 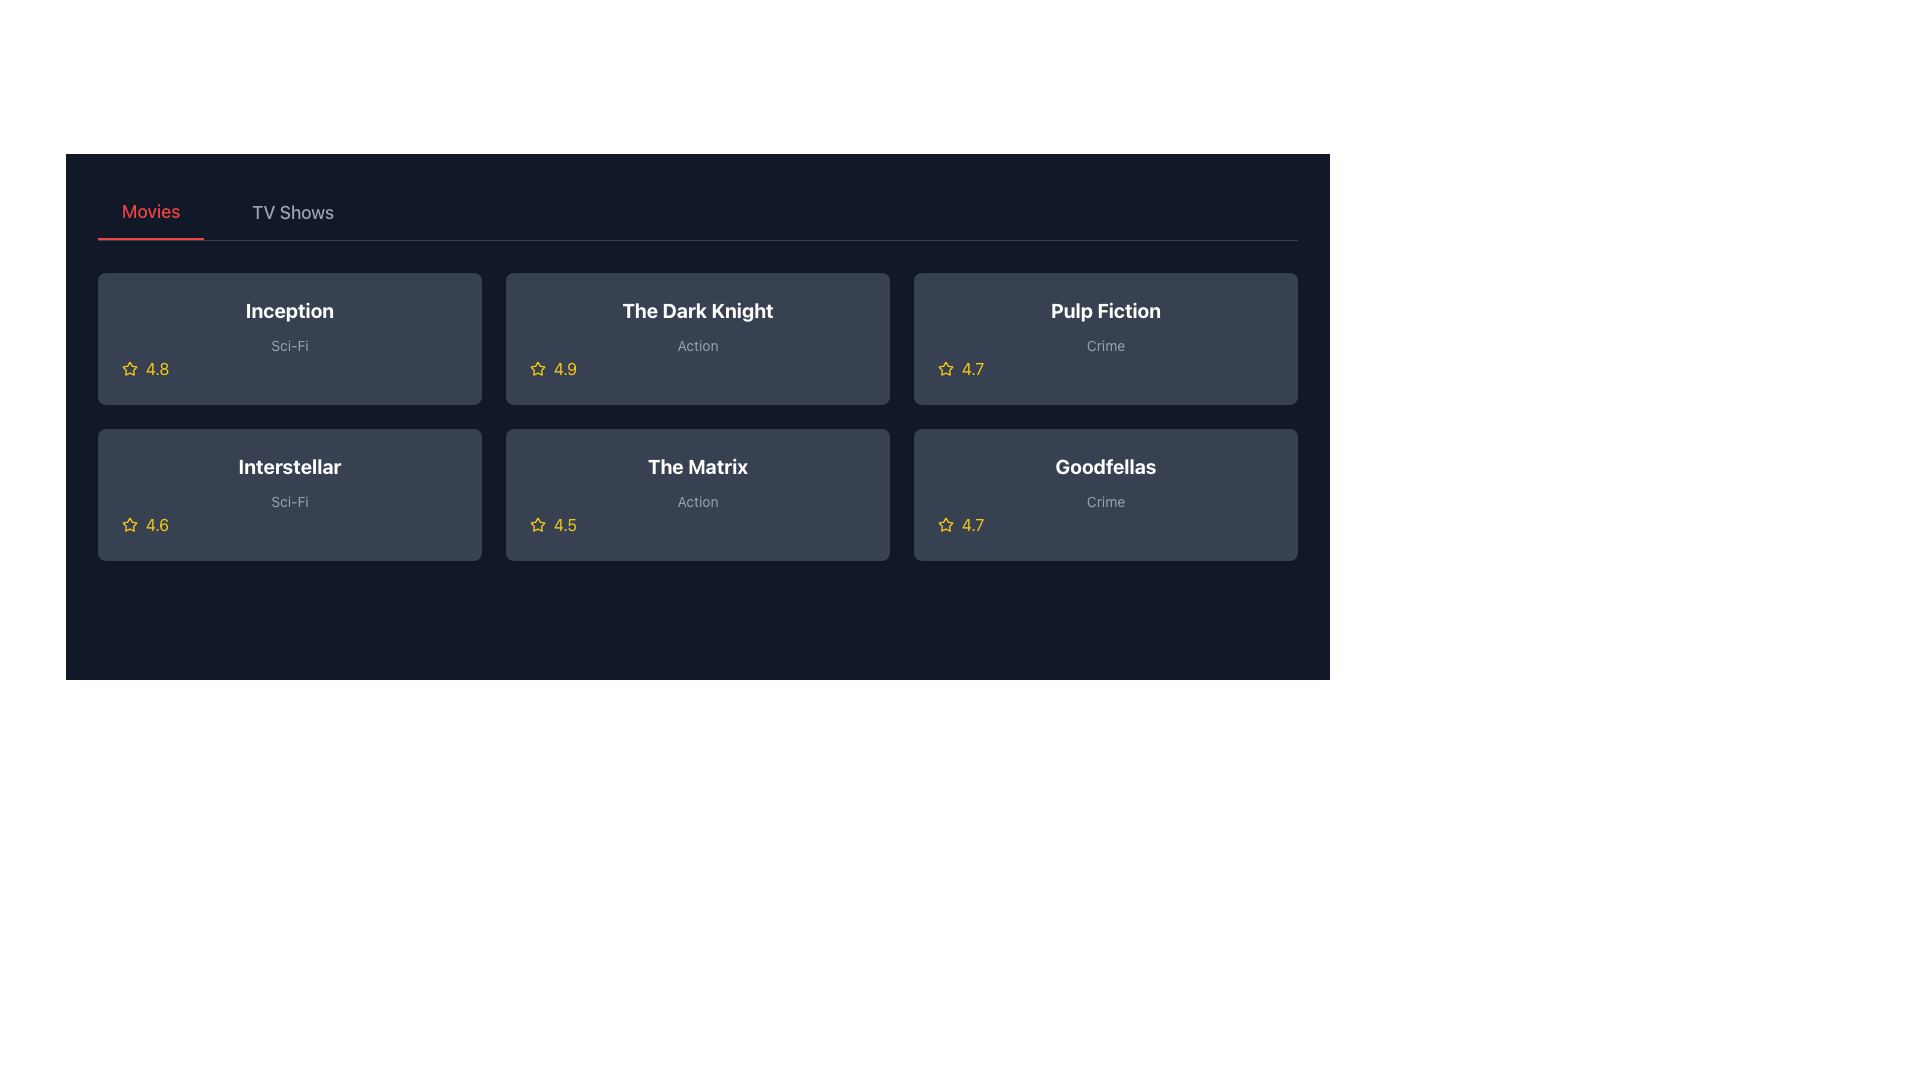 What do you see at coordinates (288, 466) in the screenshot?
I see `the text label 'Interstellar', which is the title of the movie located in the second row, first column of the grid layout, directly above the subtitle 'Sci-Fi'` at bounding box center [288, 466].